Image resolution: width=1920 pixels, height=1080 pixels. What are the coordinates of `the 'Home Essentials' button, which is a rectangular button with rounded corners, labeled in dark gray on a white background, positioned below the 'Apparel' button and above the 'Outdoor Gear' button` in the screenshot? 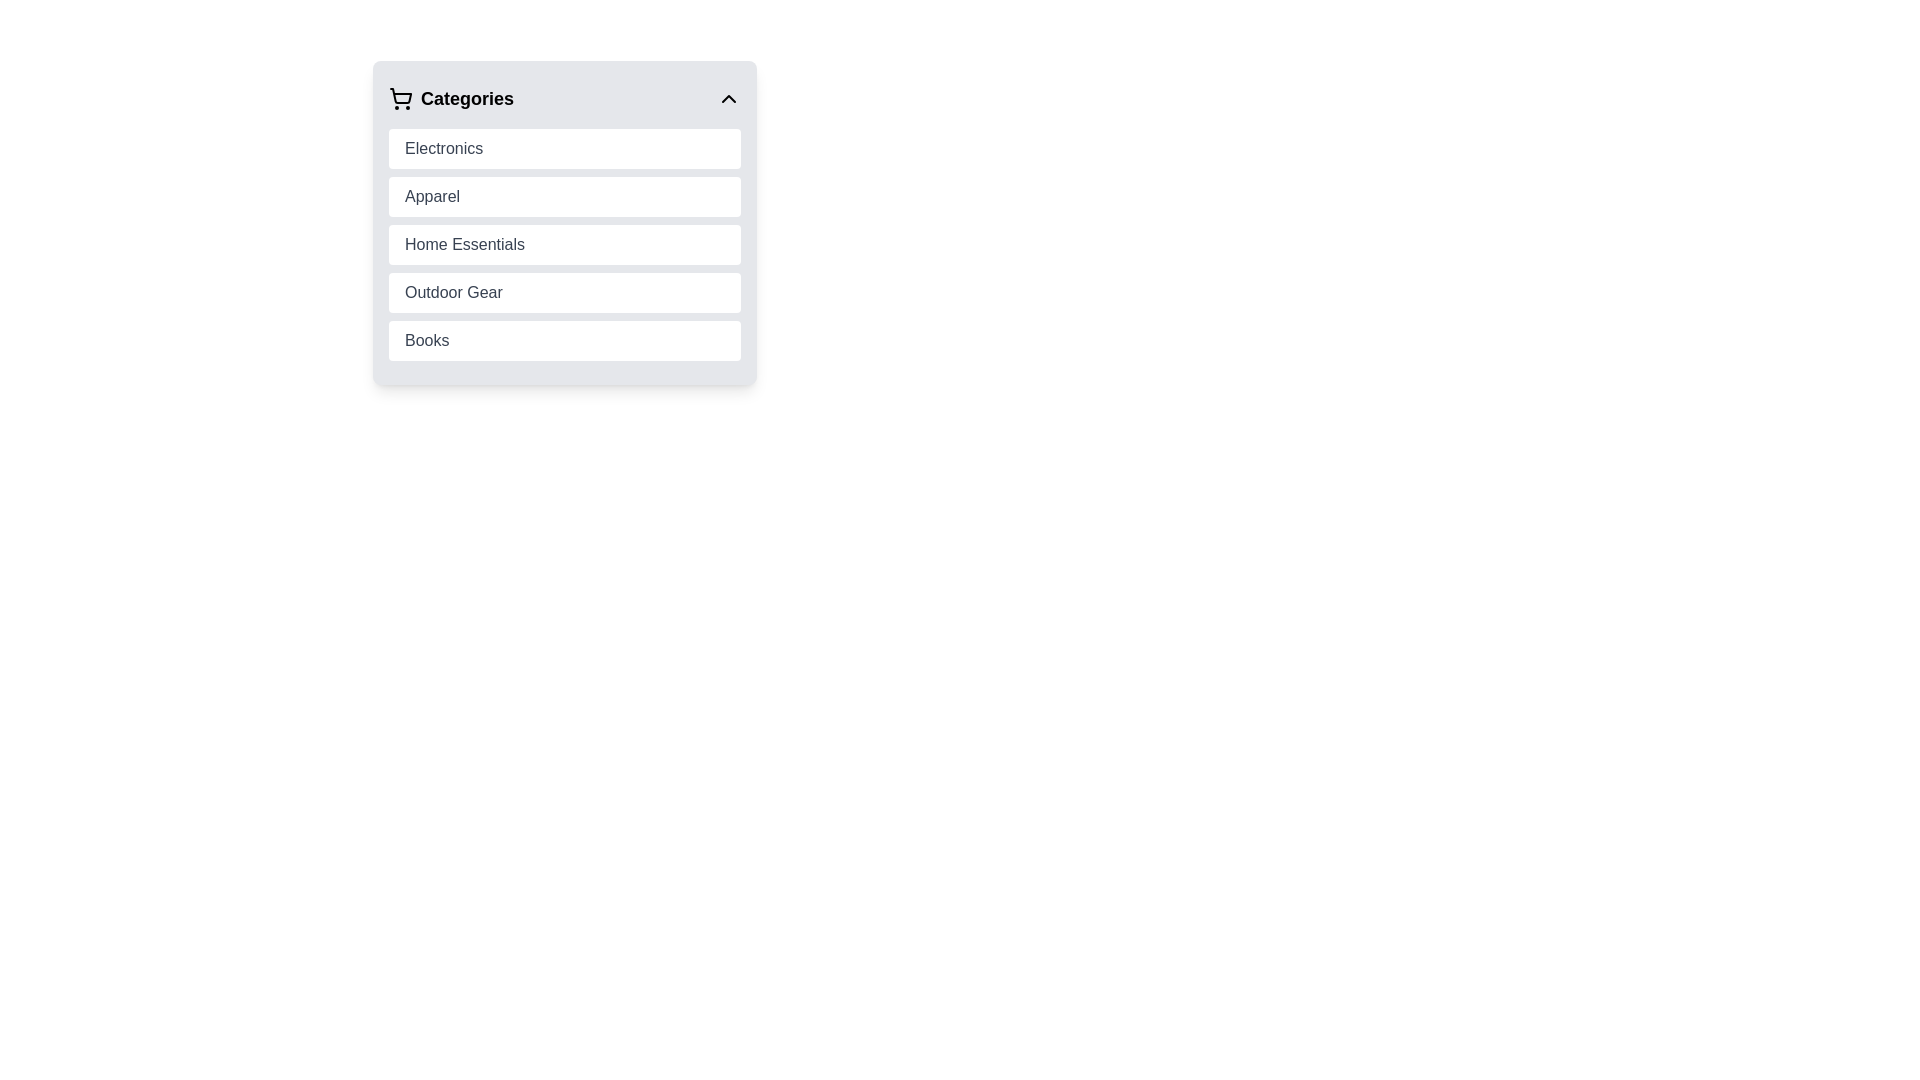 It's located at (564, 244).